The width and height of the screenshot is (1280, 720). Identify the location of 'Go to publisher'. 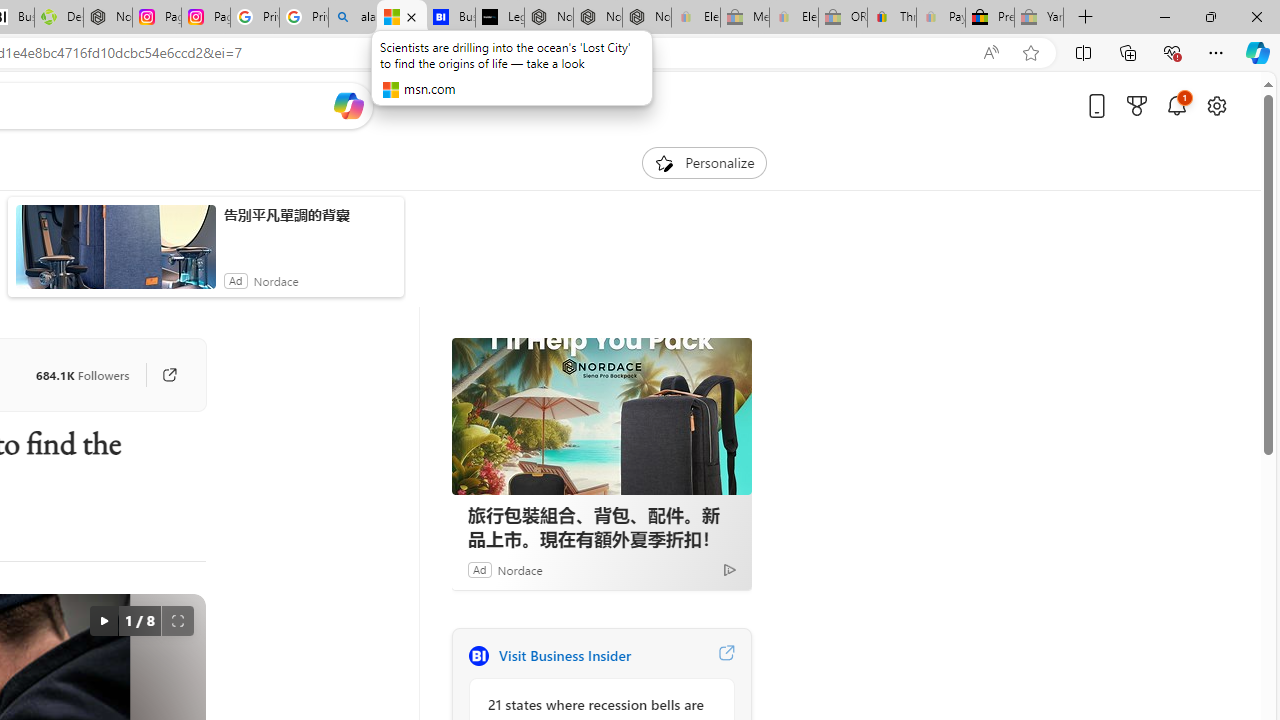
(169, 375).